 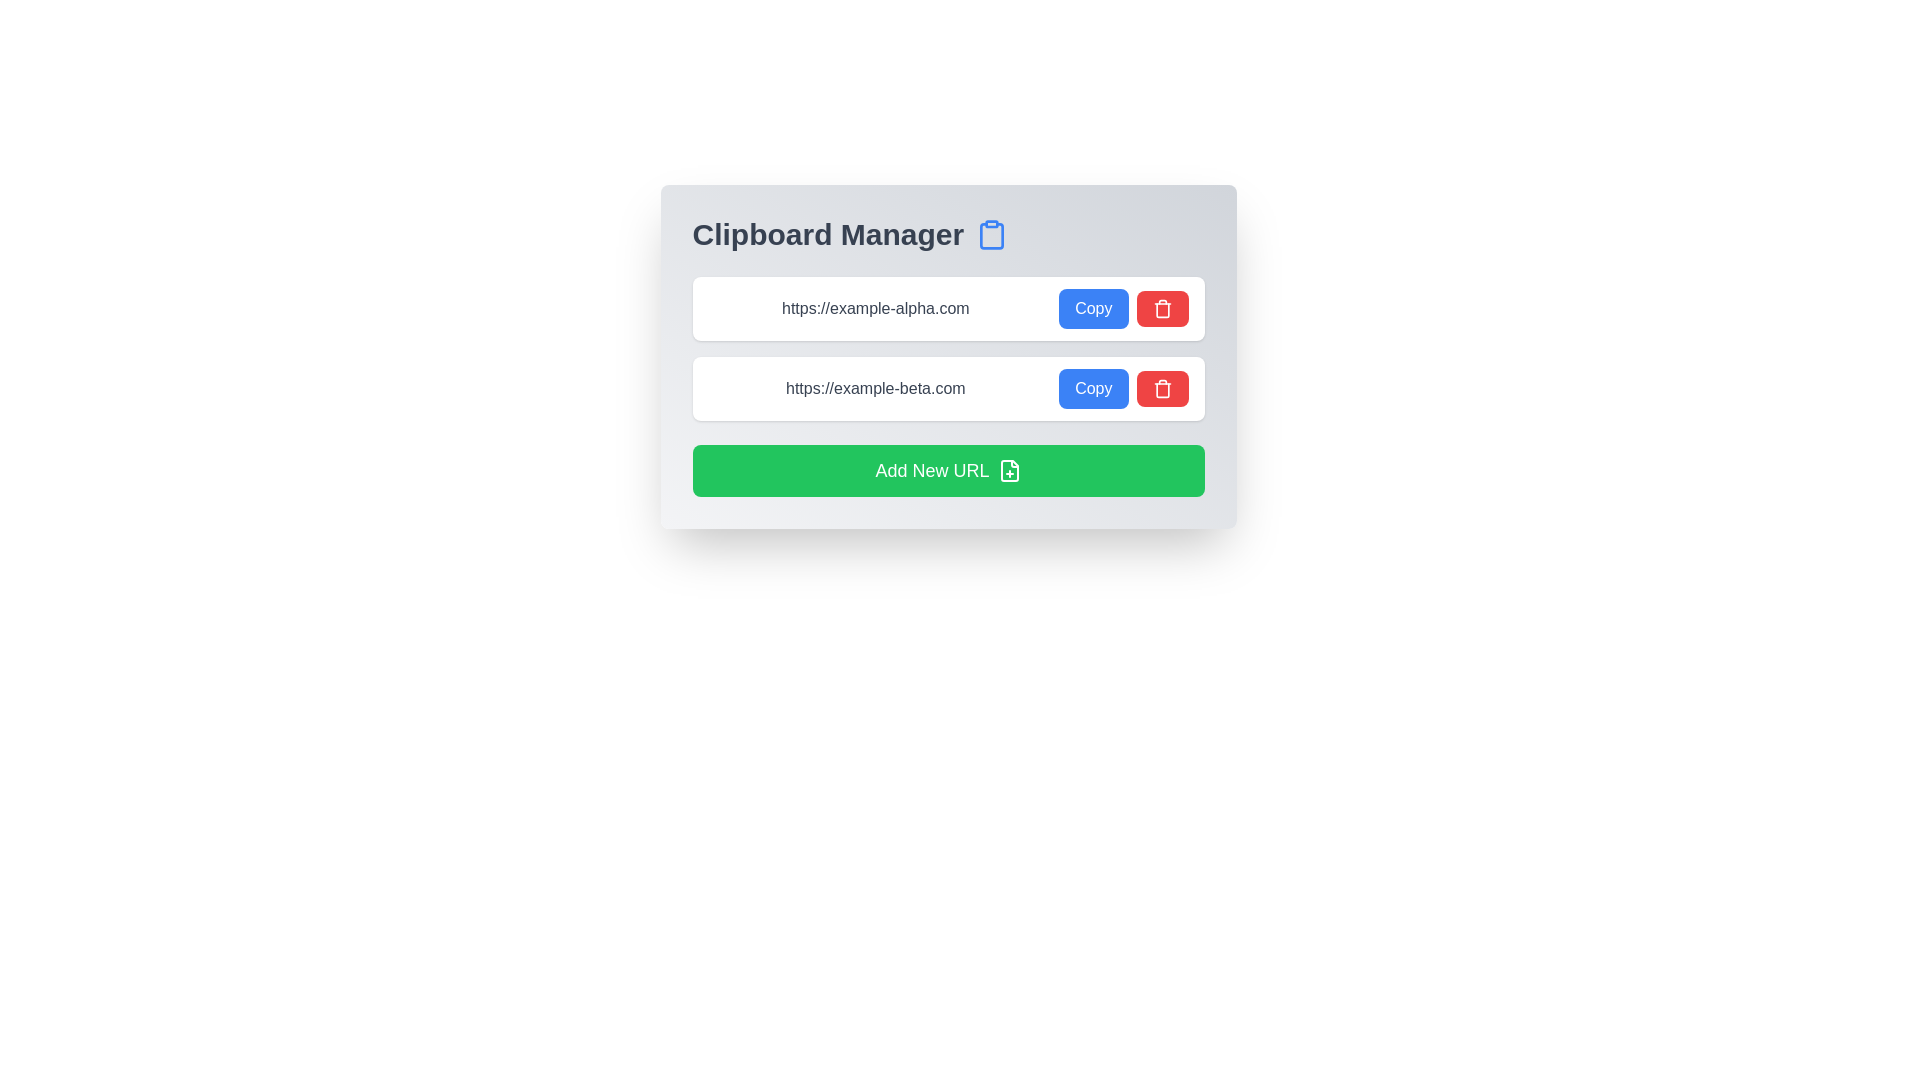 I want to click on the blue clipboard icon located at the end of the 'Clipboard Manager' text in the header of the interface, so click(x=992, y=234).